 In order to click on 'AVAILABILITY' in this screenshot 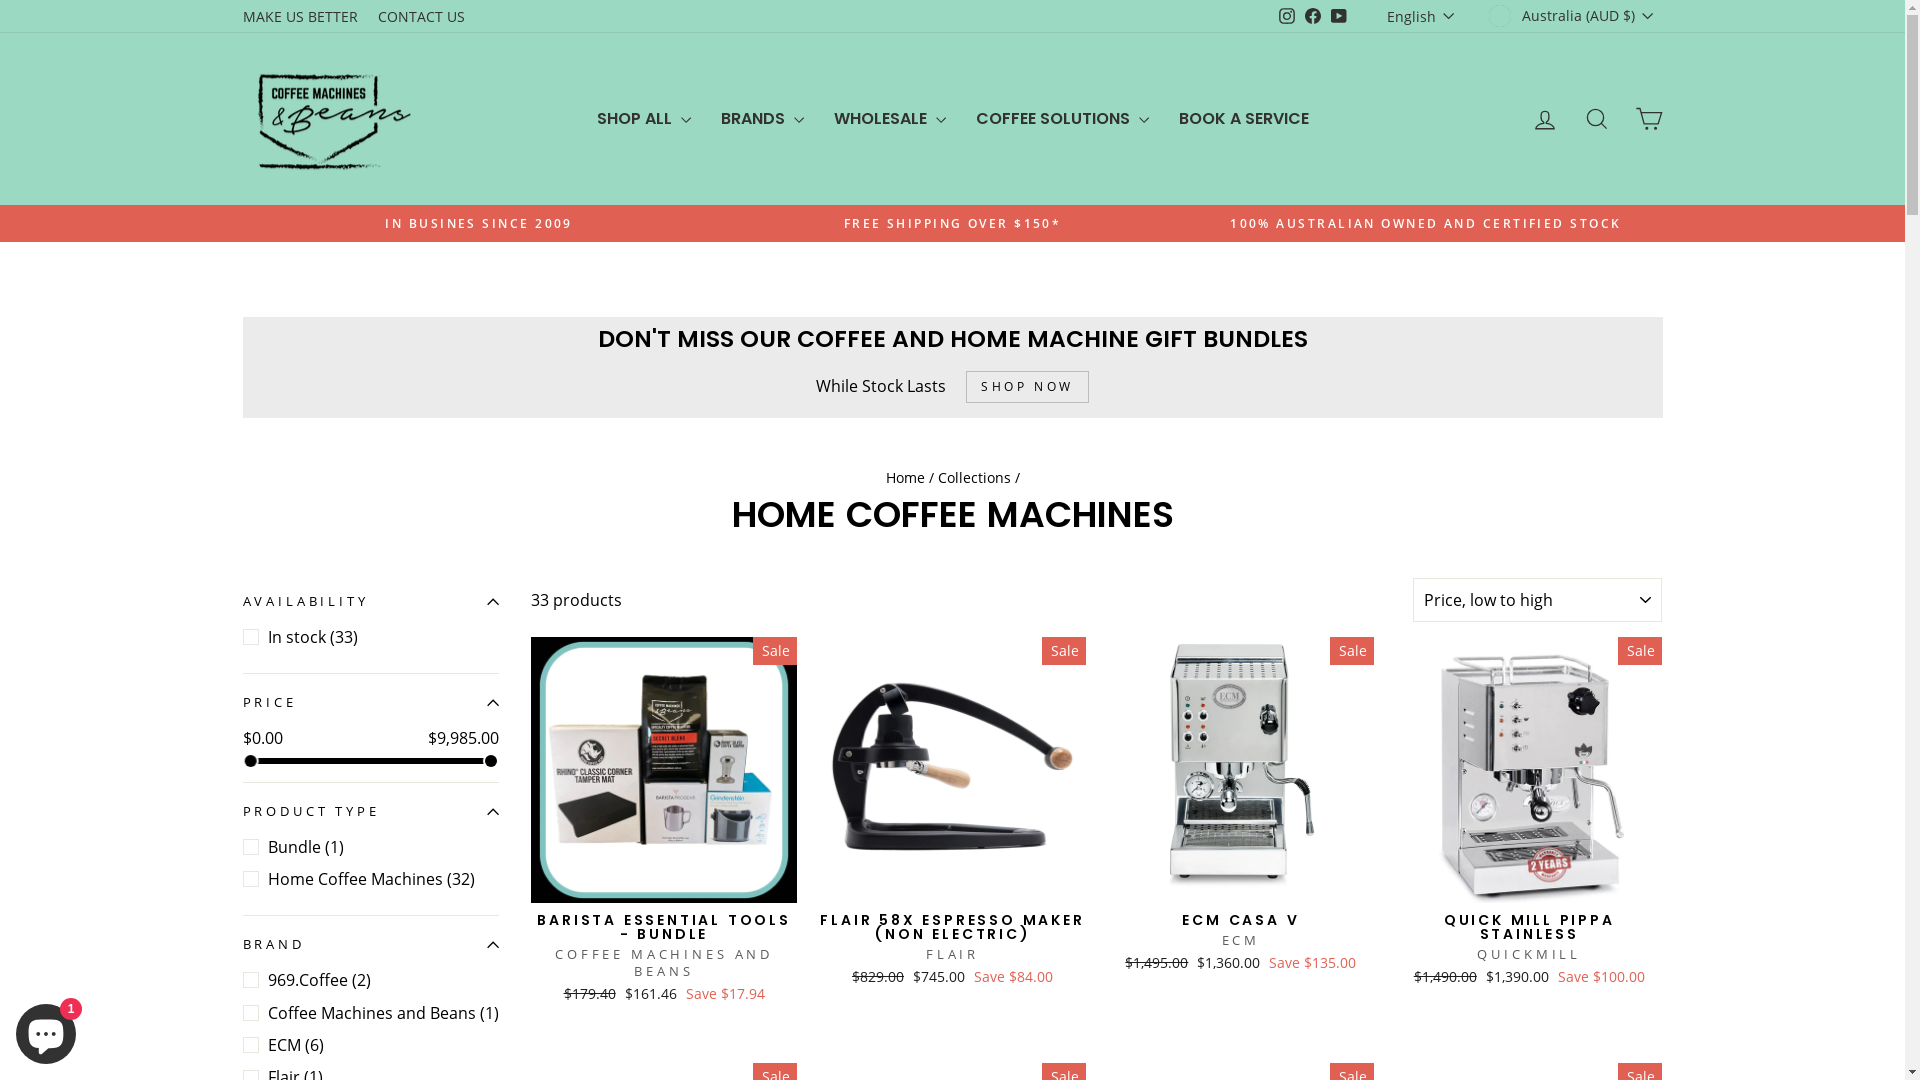, I will do `click(369, 600)`.